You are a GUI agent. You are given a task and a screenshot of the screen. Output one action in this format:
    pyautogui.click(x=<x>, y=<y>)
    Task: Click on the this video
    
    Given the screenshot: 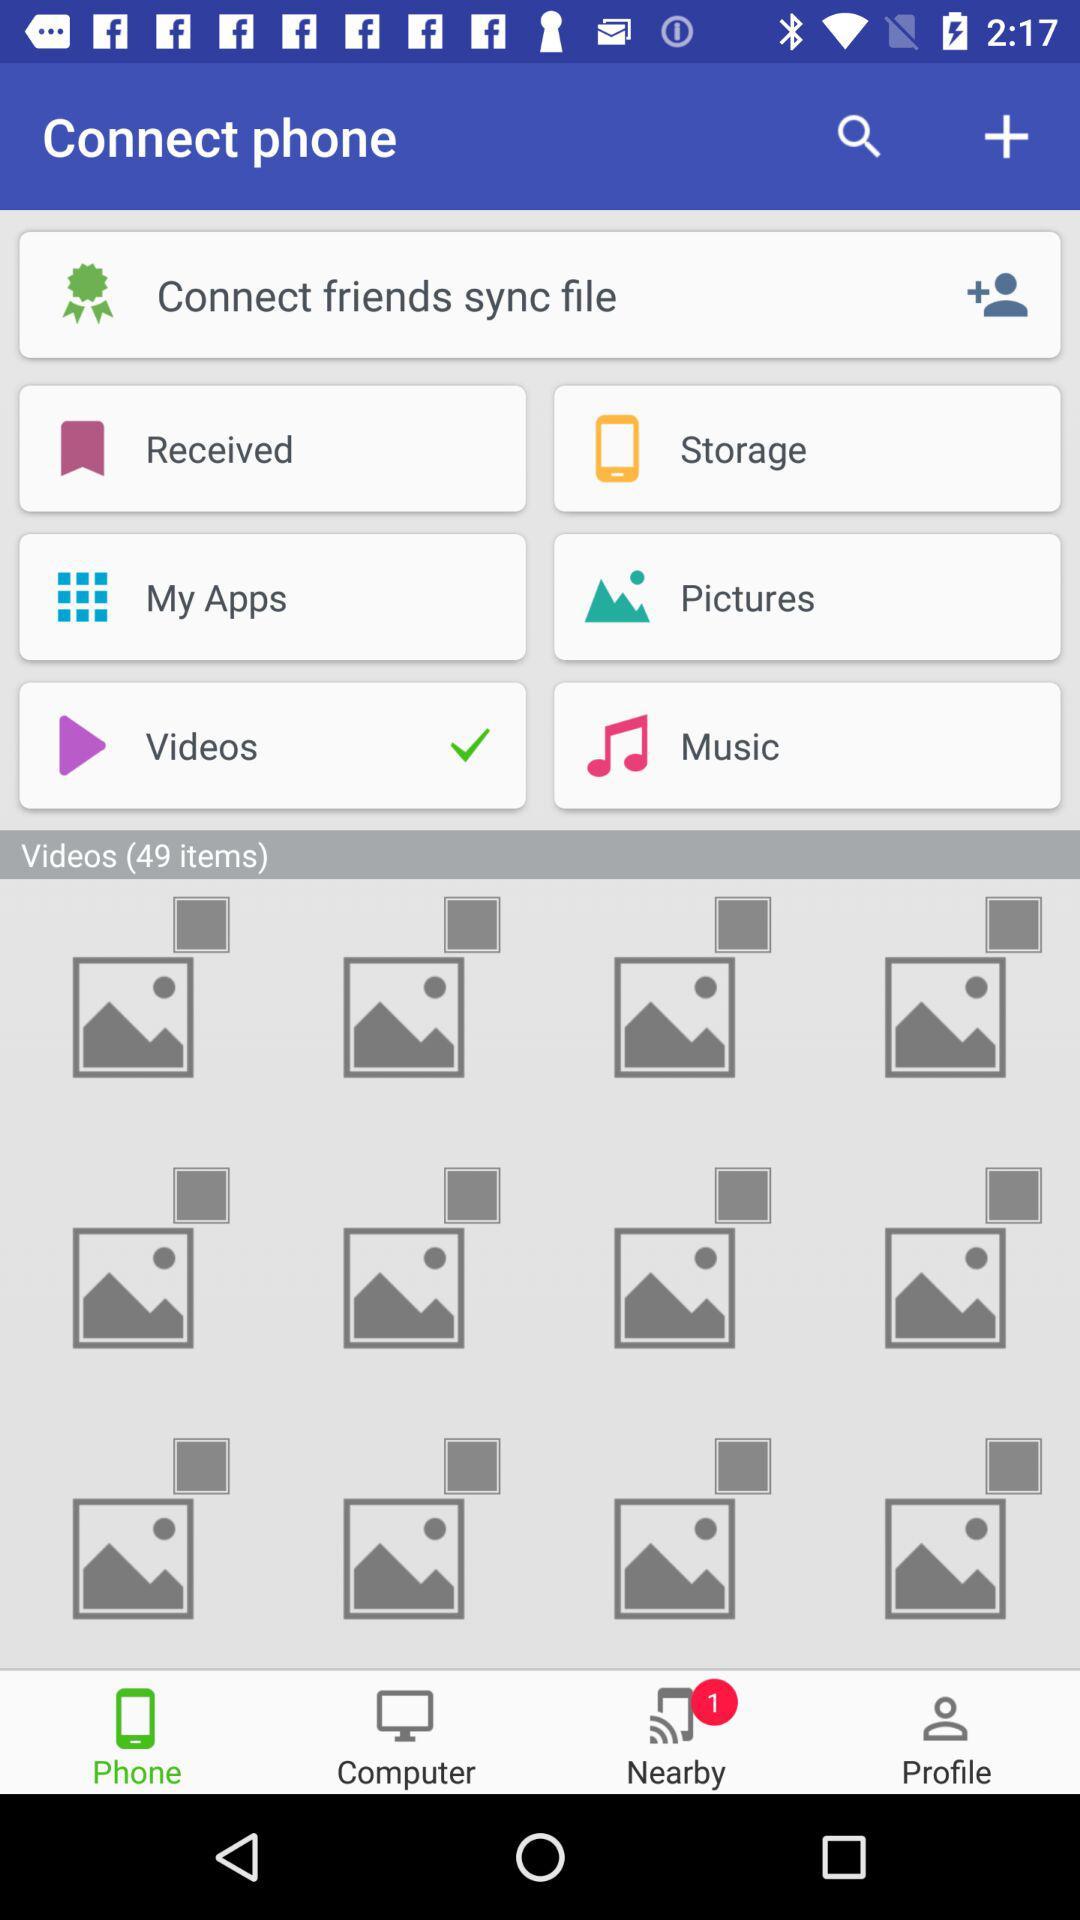 What is the action you would take?
    pyautogui.click(x=219, y=1195)
    